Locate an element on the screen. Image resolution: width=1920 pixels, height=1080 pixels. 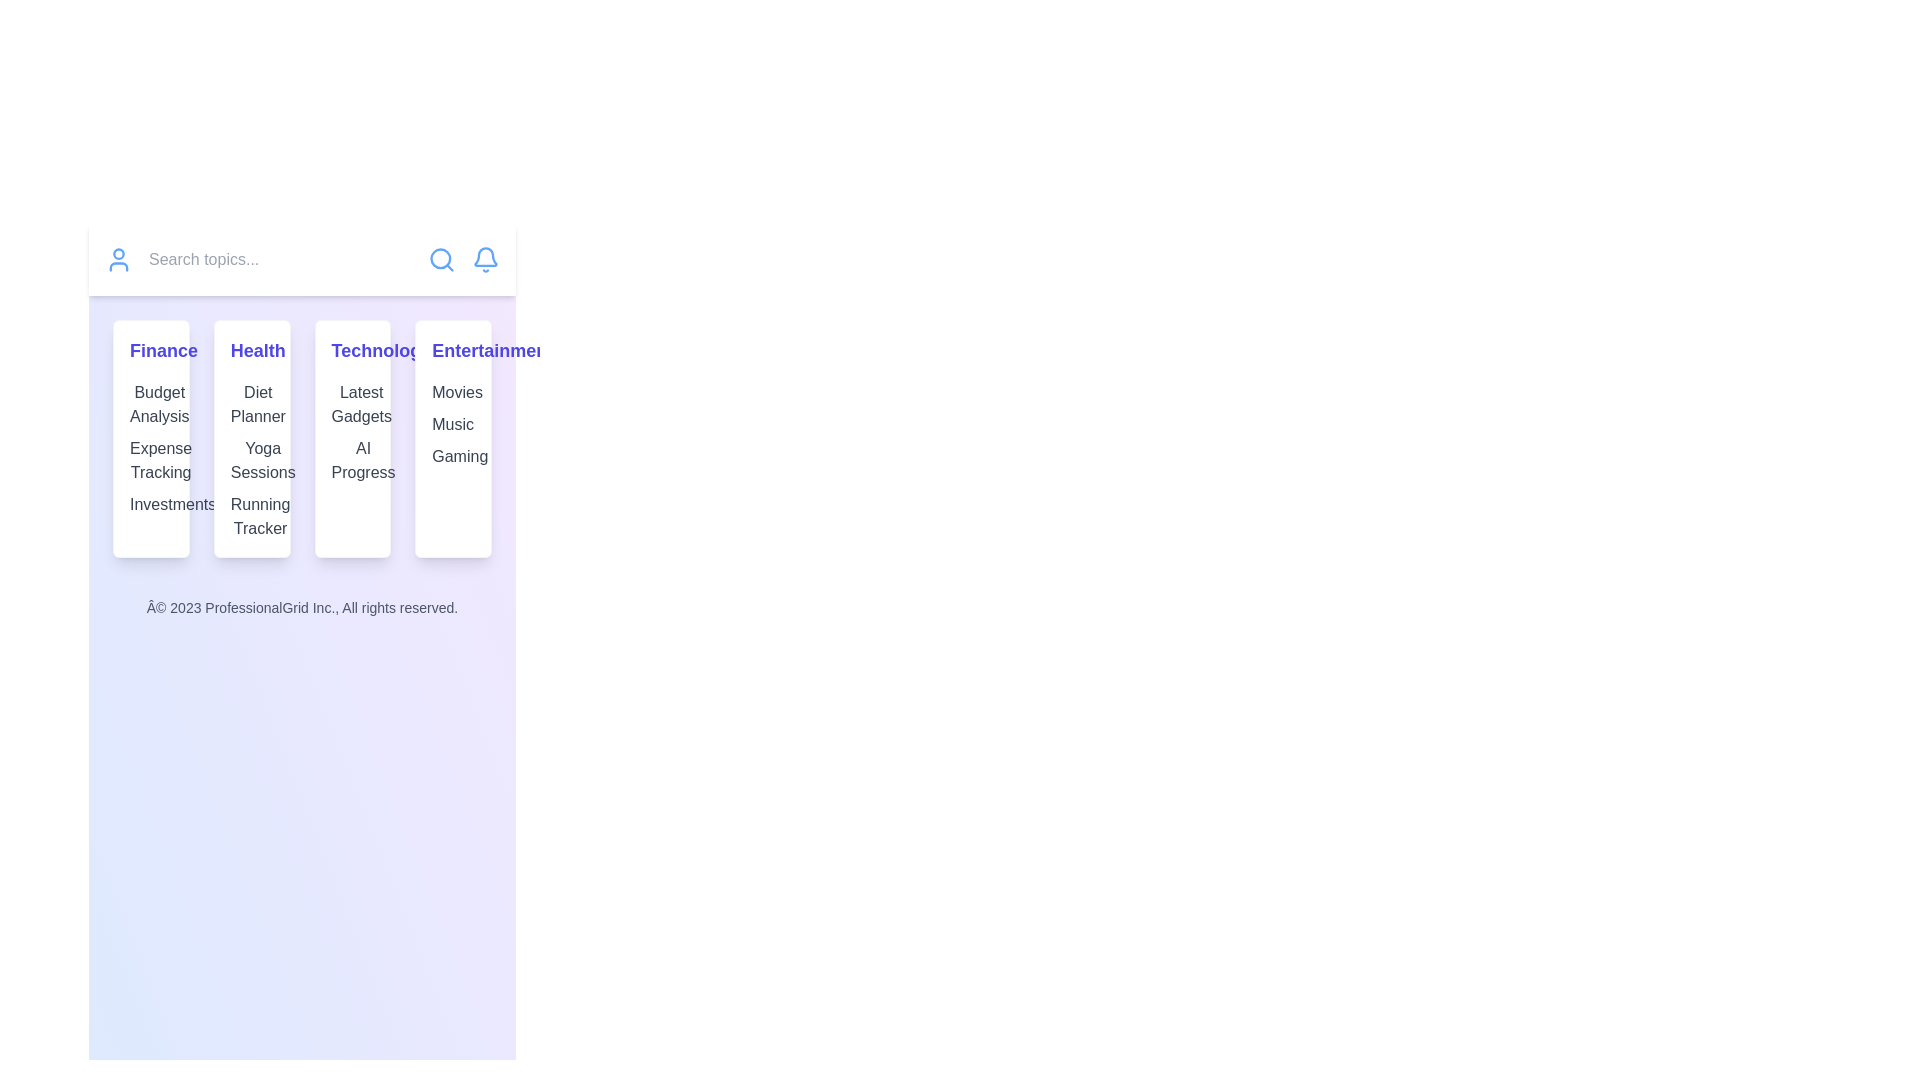
the notification bell-shaped icon with a blue hue located at the far-right end of the horizontal layout is located at coordinates (485, 258).